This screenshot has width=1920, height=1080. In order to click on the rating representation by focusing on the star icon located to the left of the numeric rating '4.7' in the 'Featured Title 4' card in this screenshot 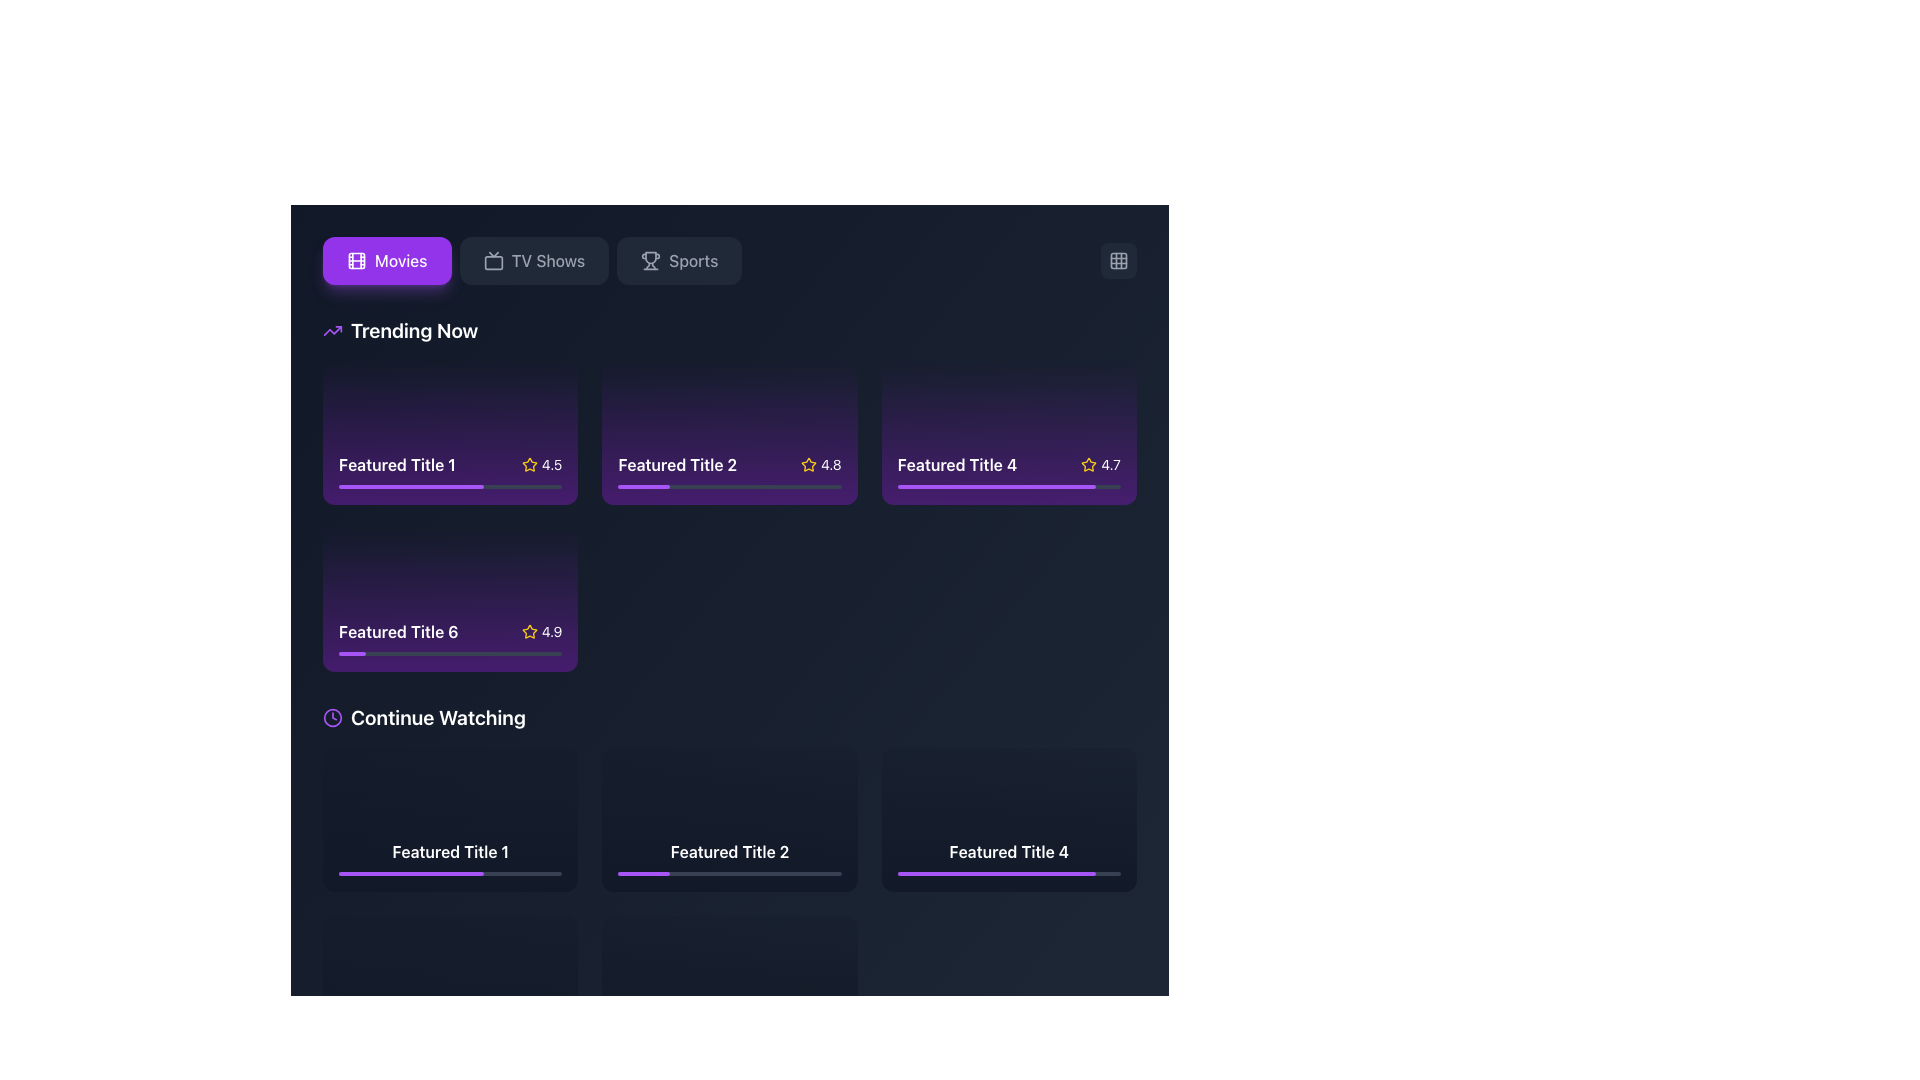, I will do `click(1088, 464)`.